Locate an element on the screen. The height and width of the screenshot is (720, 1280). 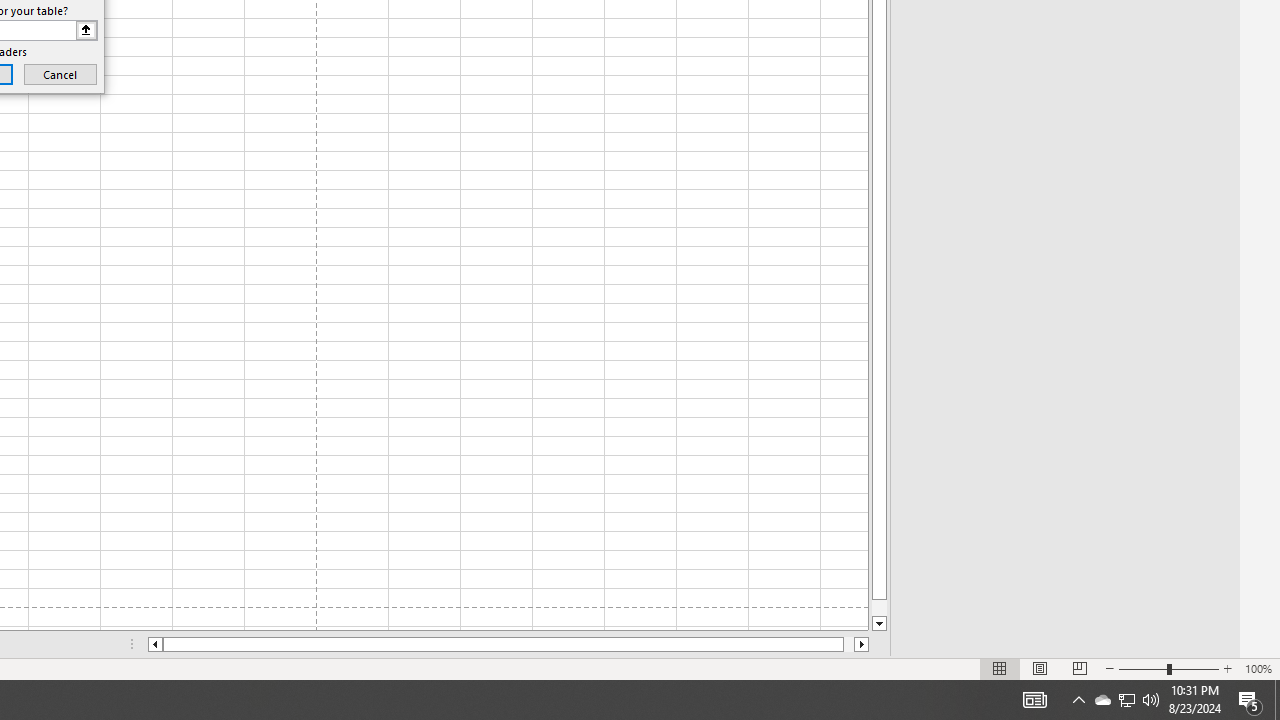
'Page down' is located at coordinates (879, 607).